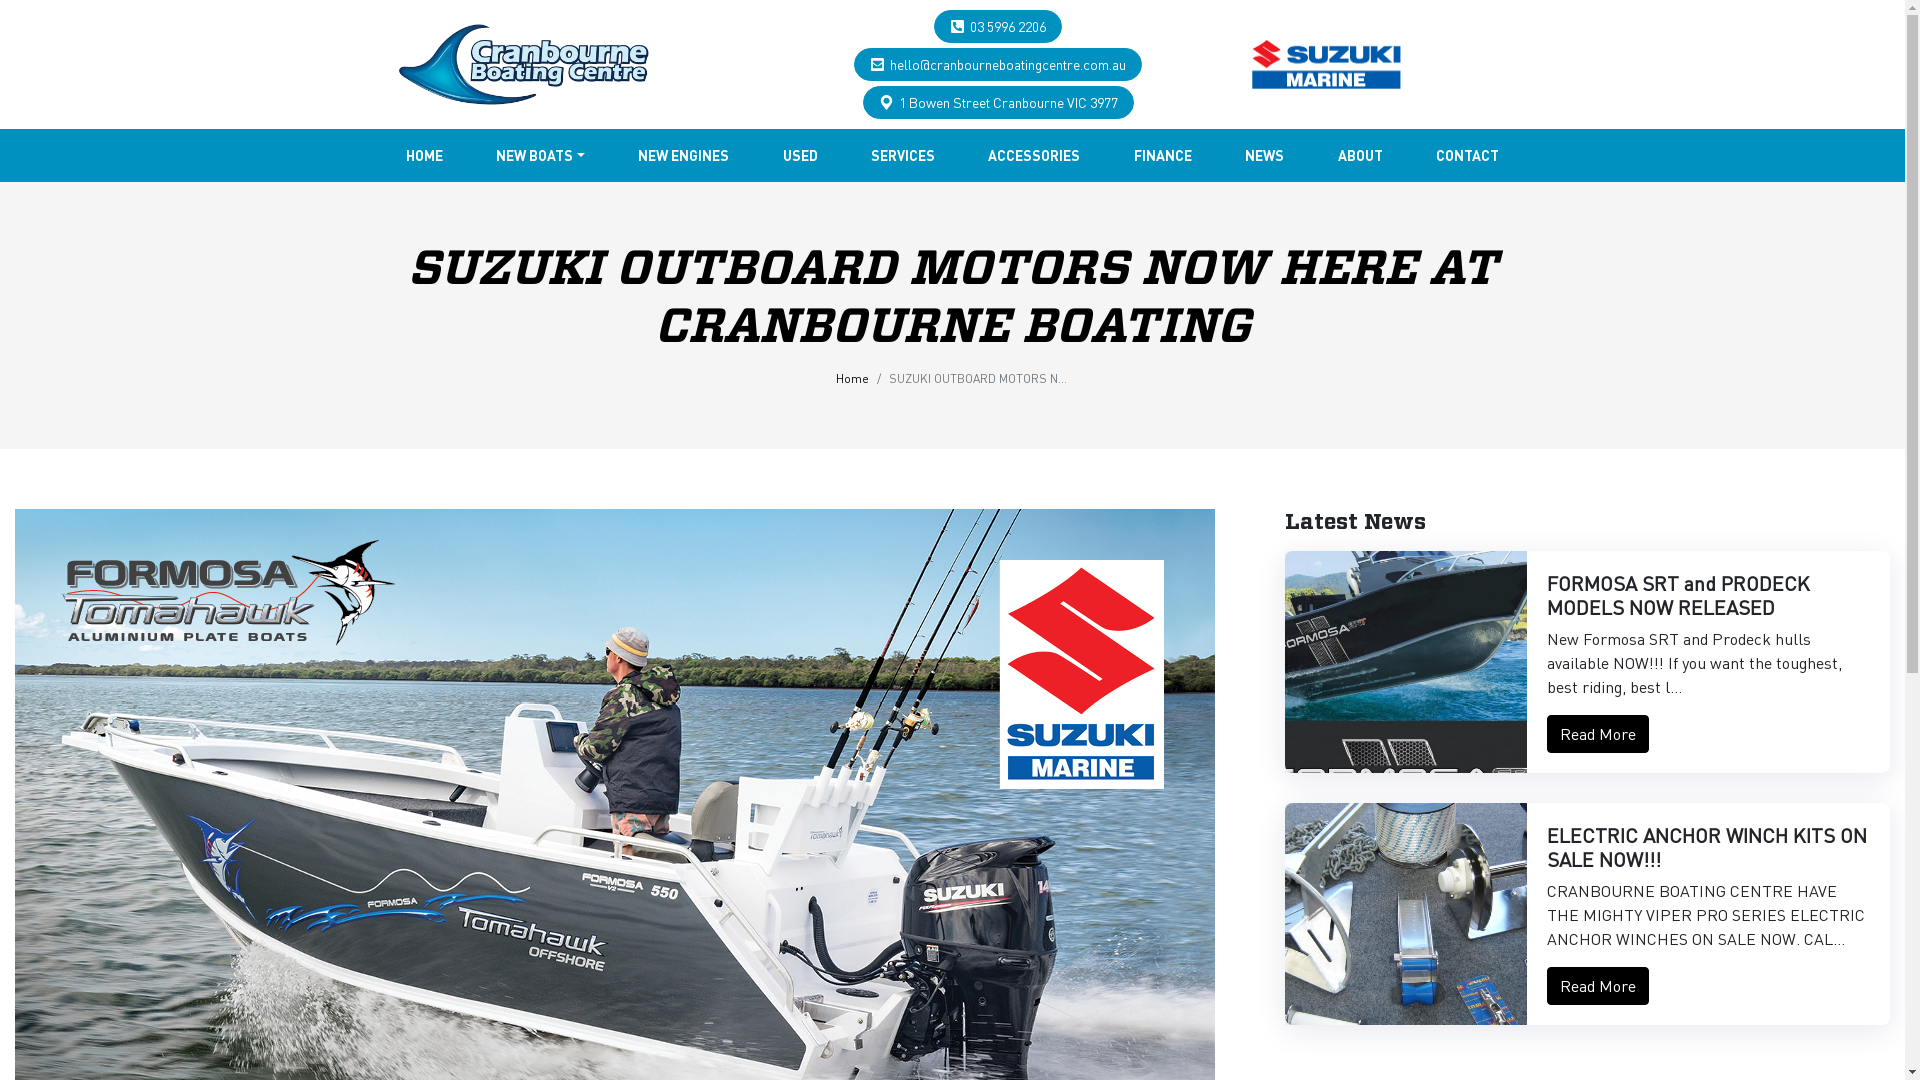 The image size is (1920, 1080). I want to click on 'Read More', so click(1597, 733).